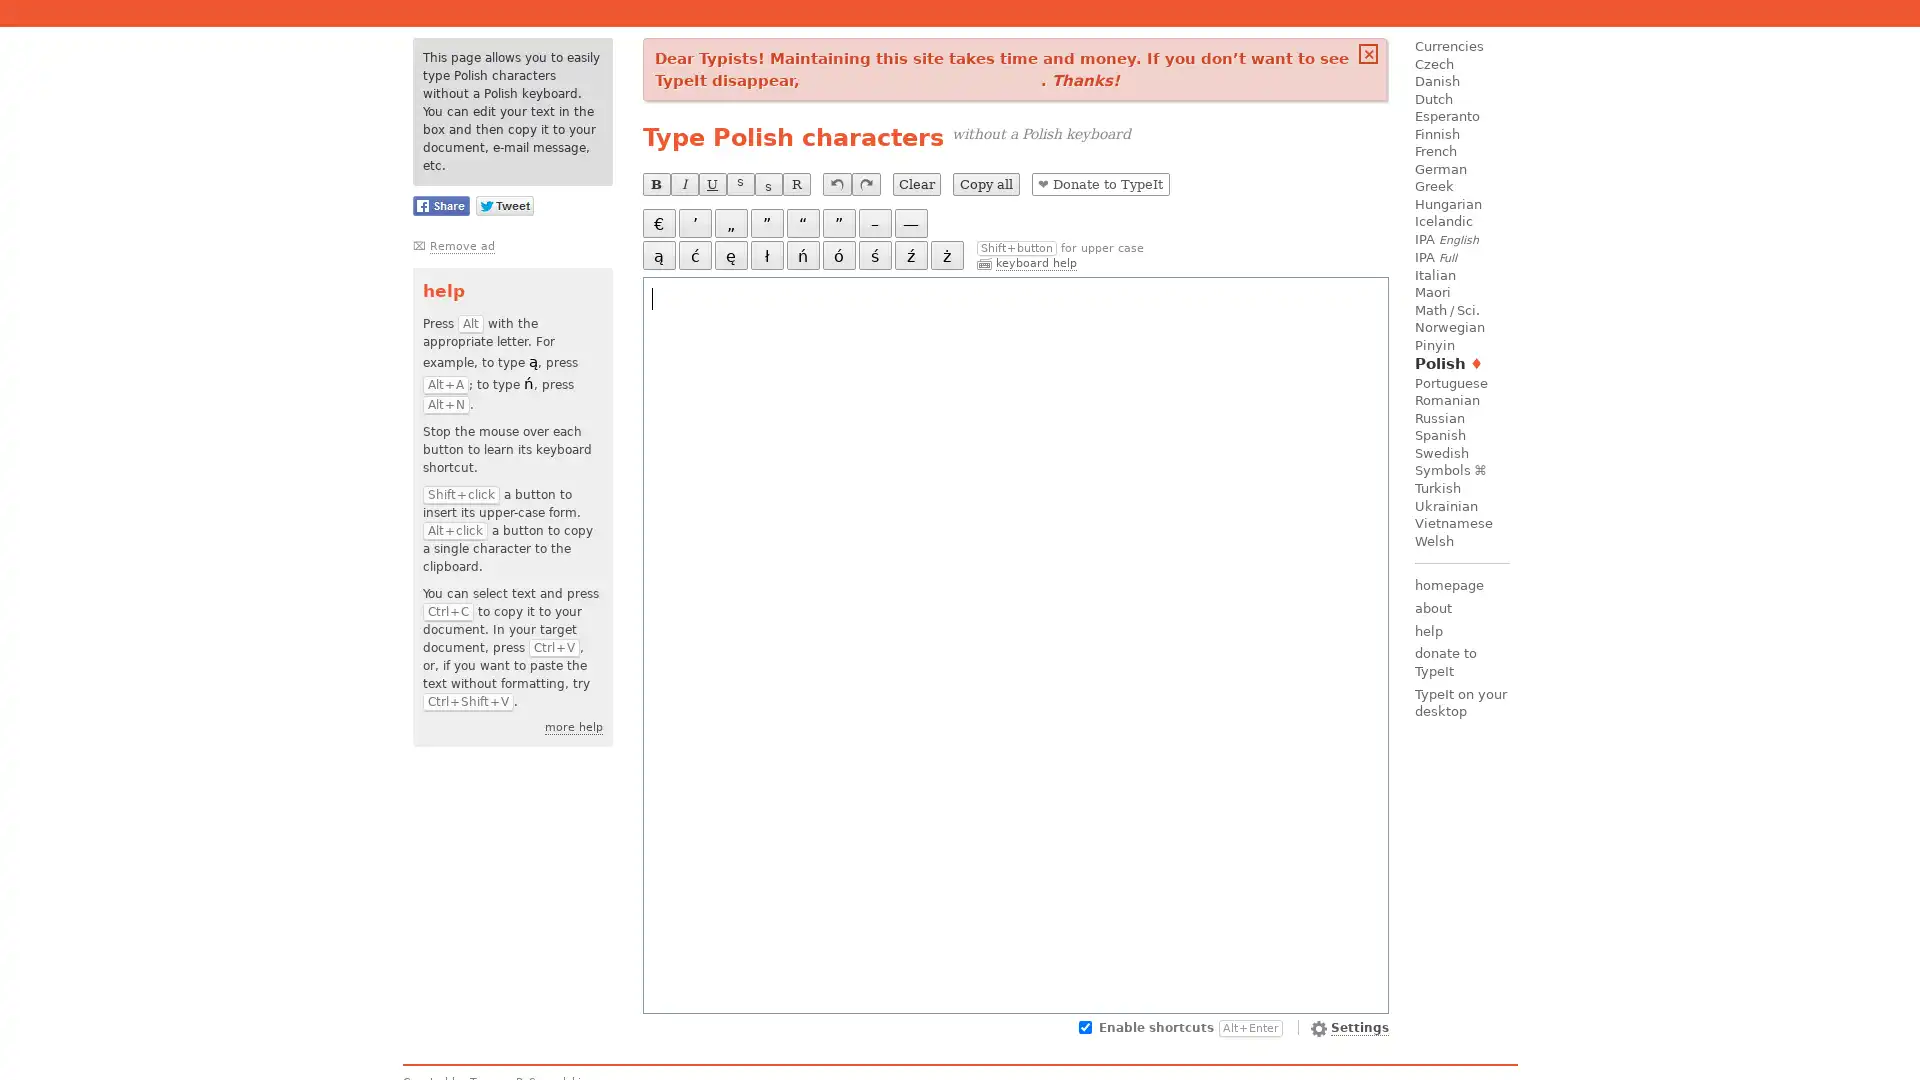 The height and width of the screenshot is (1080, 1920). Describe the element at coordinates (504, 205) in the screenshot. I see `Share this page on Twitter` at that location.